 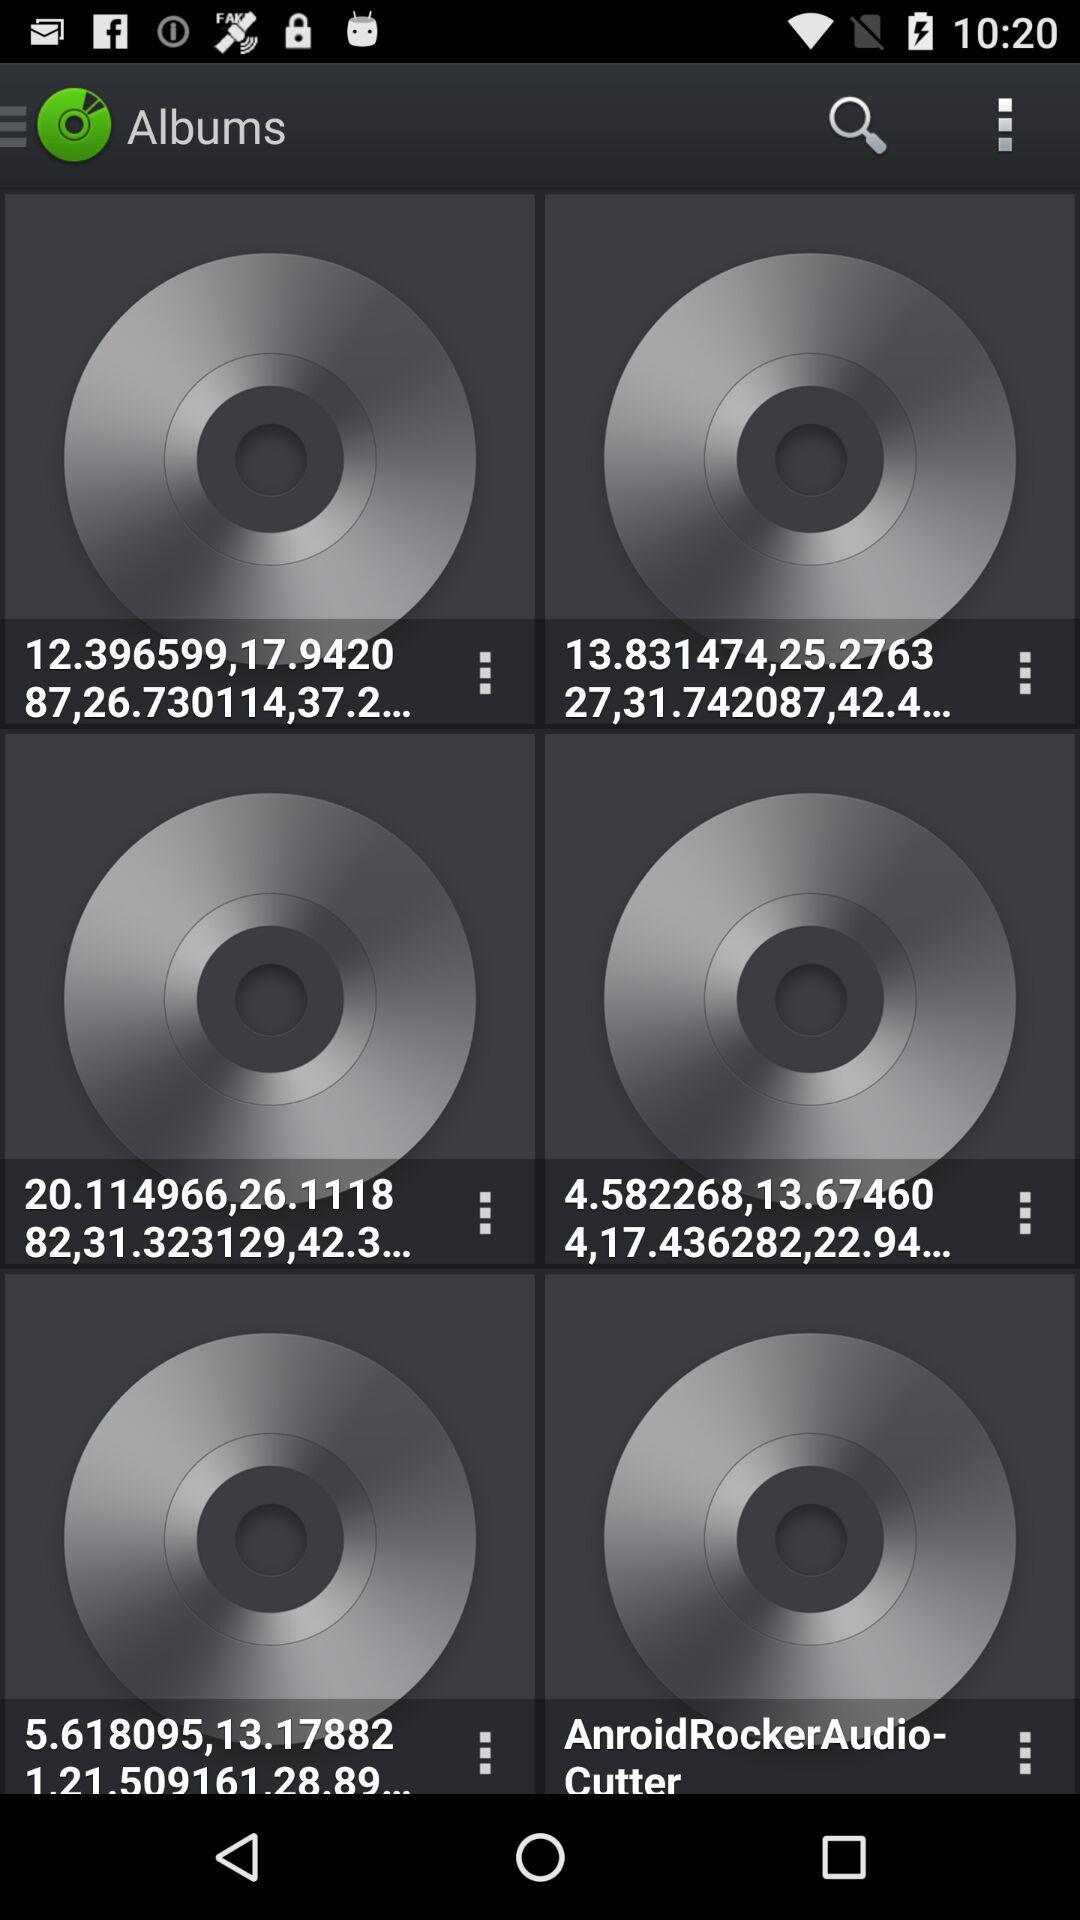 What do you see at coordinates (1024, 1745) in the screenshot?
I see `open options` at bounding box center [1024, 1745].